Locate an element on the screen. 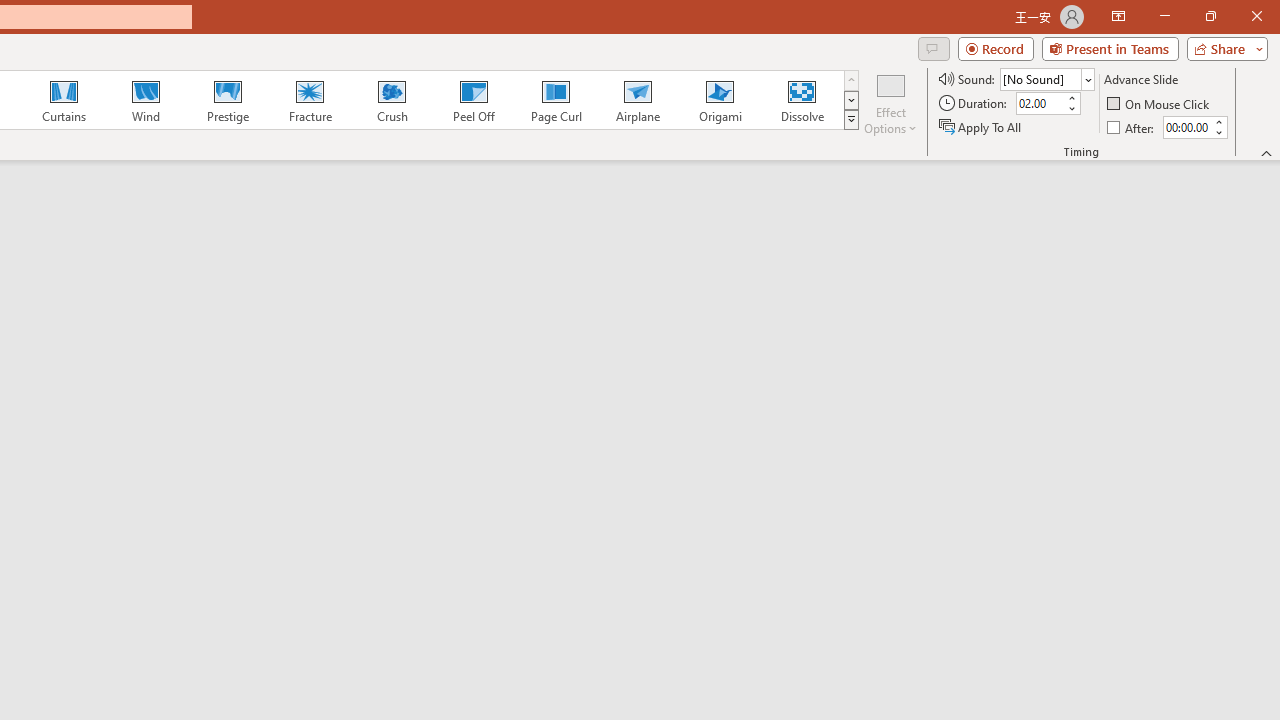 The image size is (1280, 720). 'Sound' is located at coordinates (1046, 78).